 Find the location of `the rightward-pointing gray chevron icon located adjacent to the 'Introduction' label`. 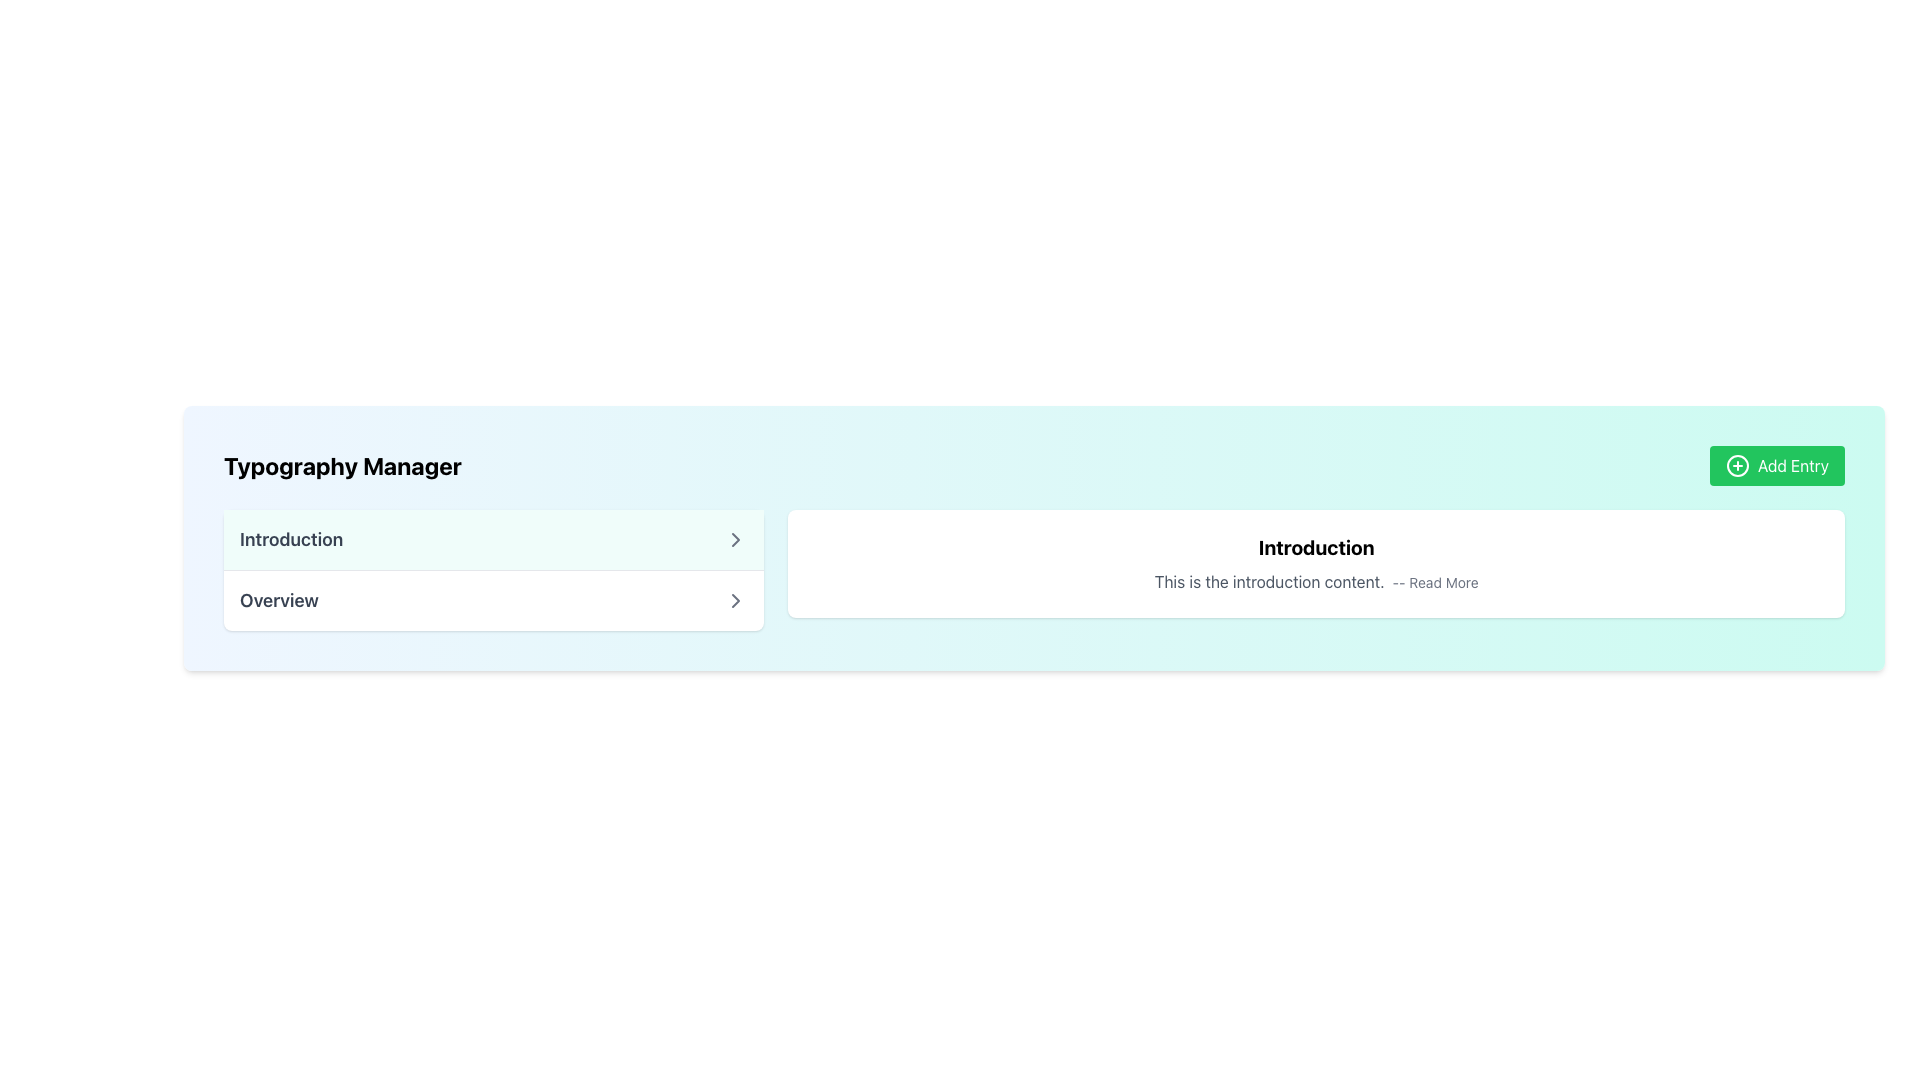

the rightward-pointing gray chevron icon located adjacent to the 'Introduction' label is located at coordinates (735, 540).